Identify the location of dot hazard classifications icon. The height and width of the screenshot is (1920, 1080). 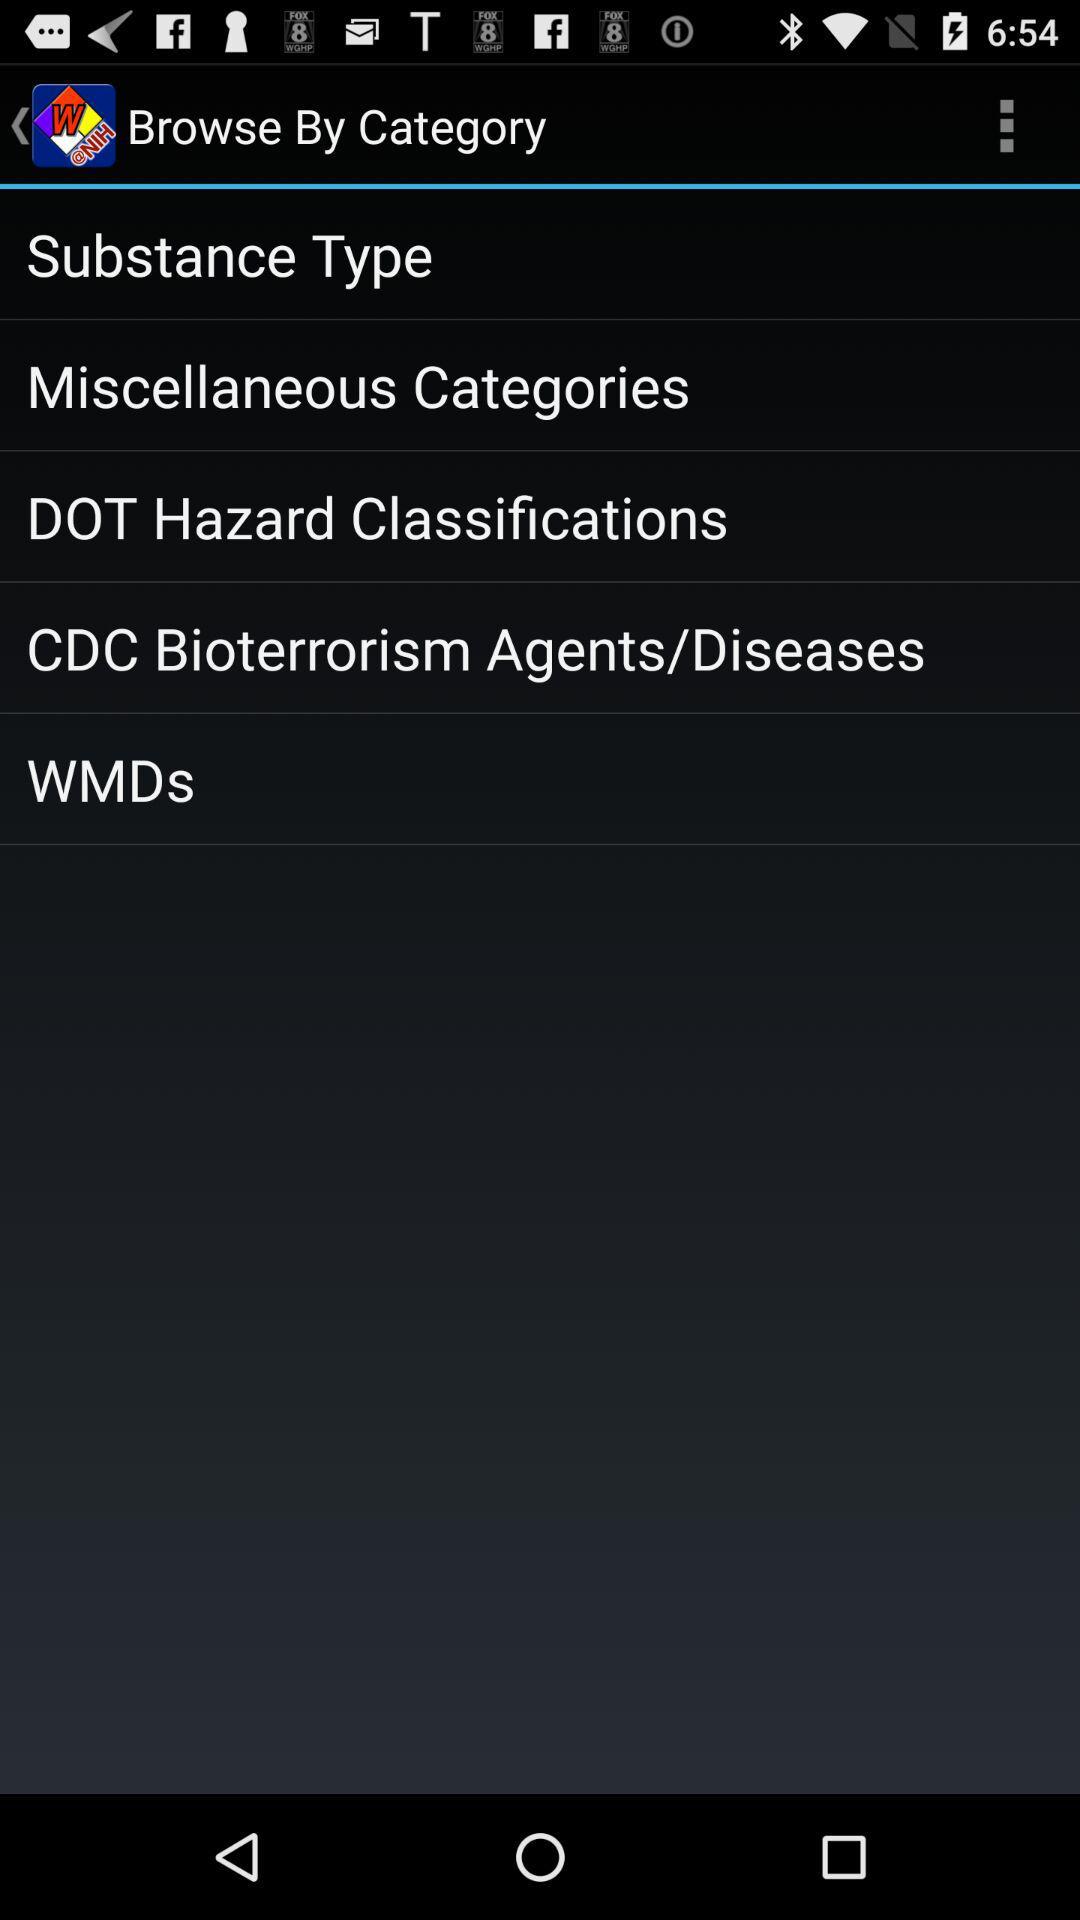
(540, 516).